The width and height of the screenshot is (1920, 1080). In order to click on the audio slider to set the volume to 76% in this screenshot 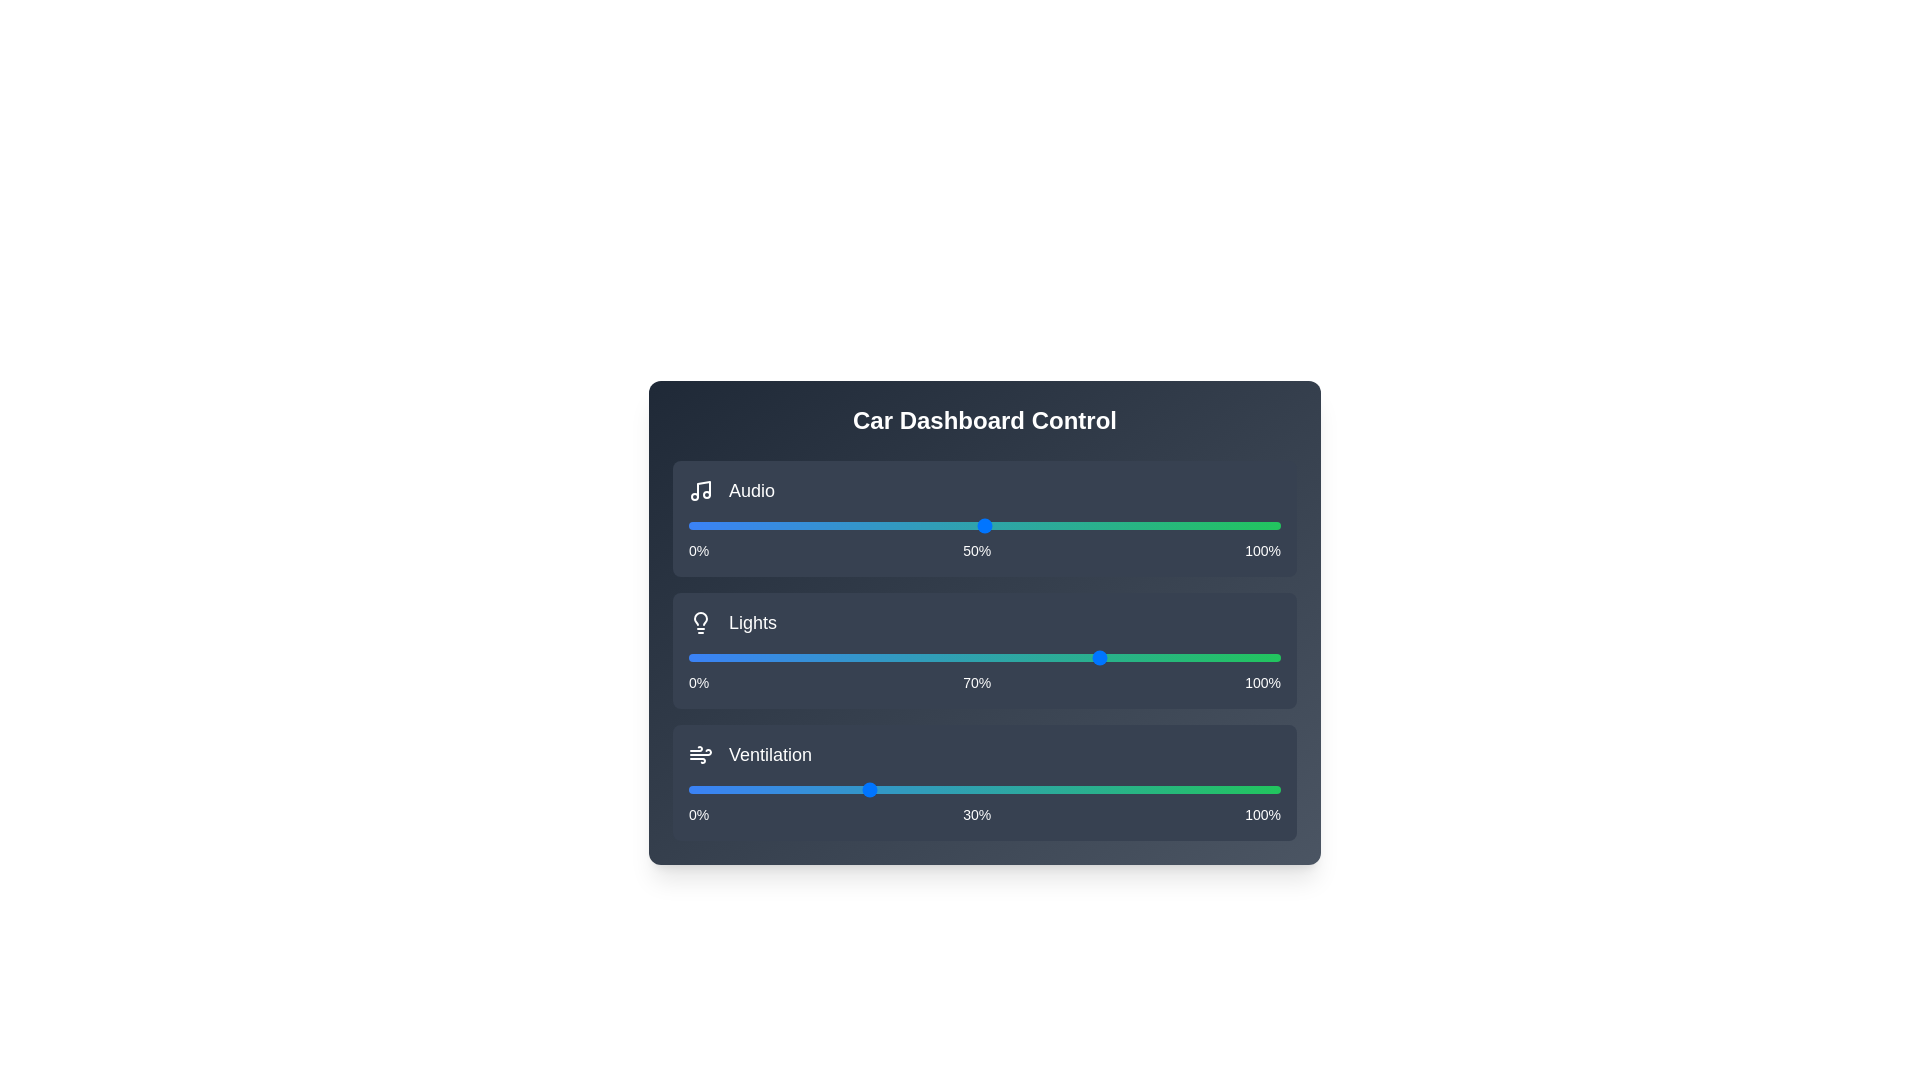, I will do `click(1138, 524)`.